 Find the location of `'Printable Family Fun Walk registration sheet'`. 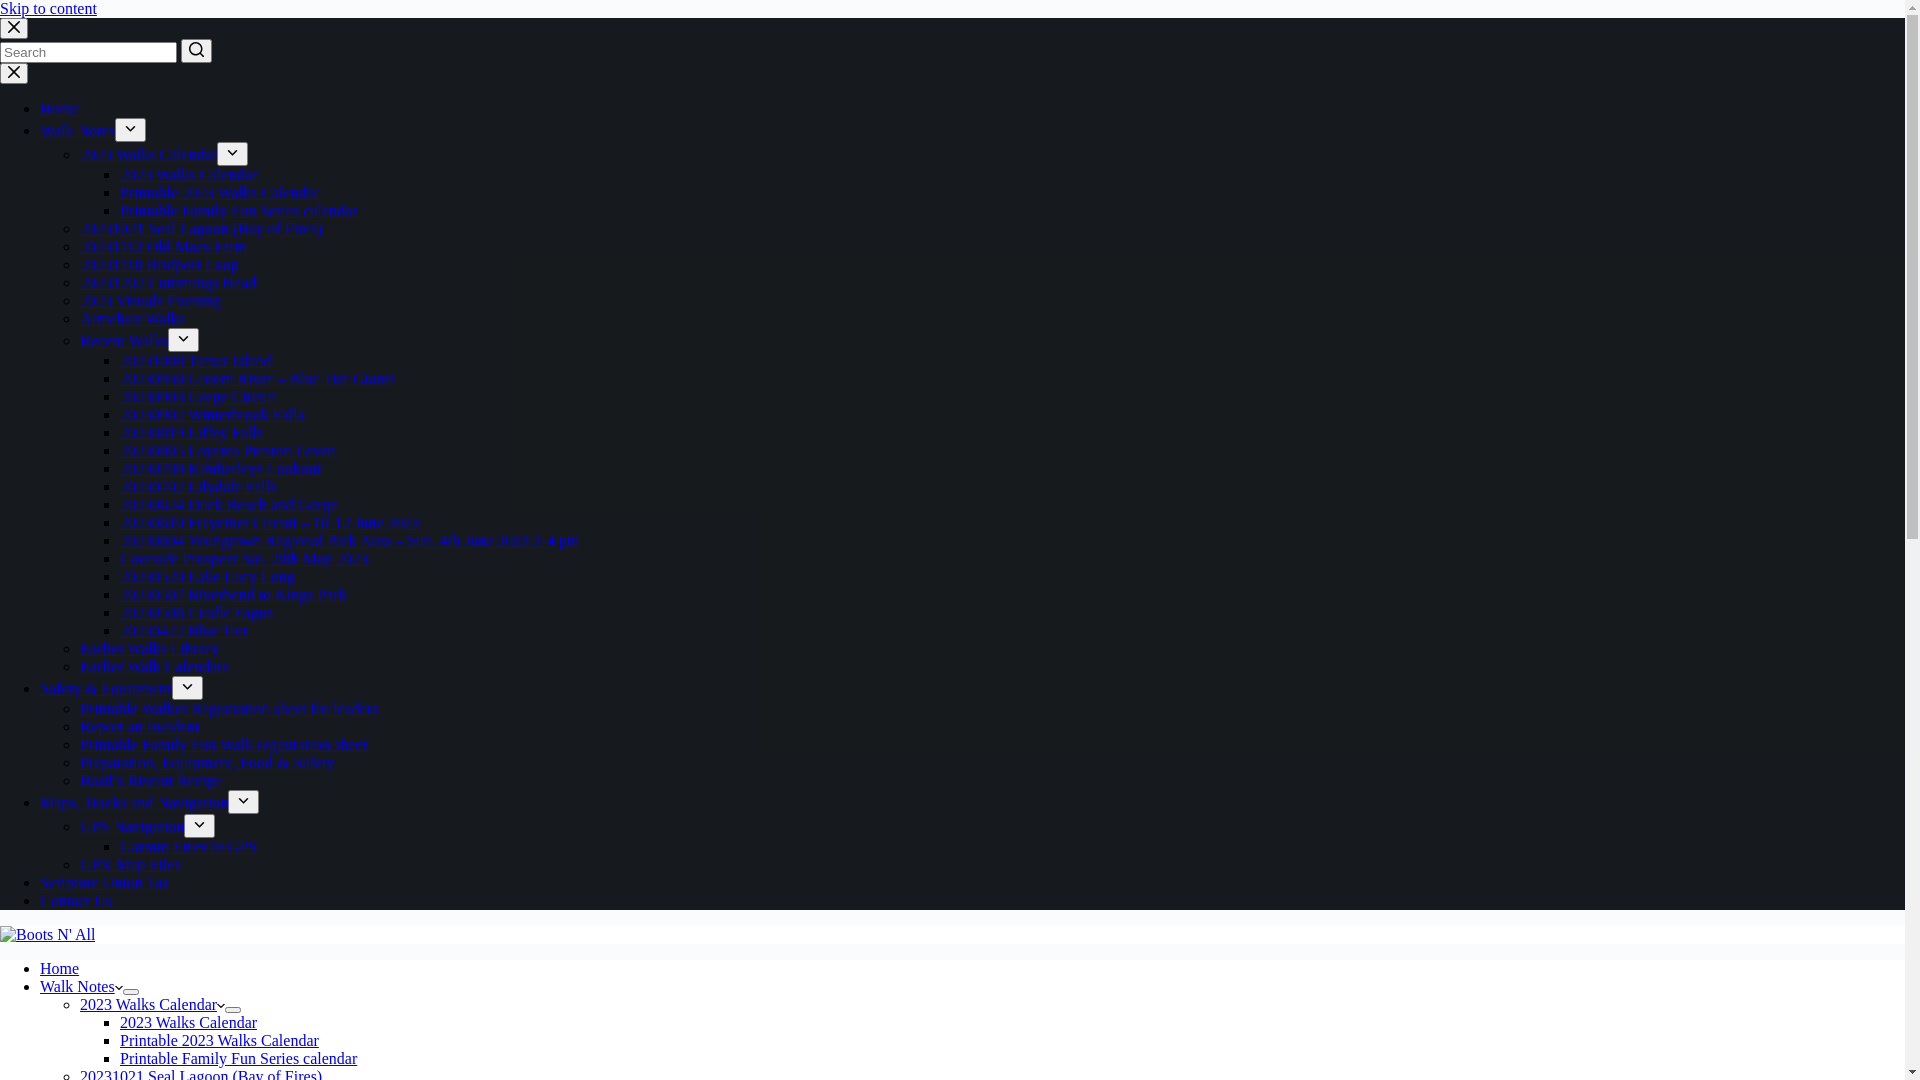

'Printable Family Fun Walk registration sheet' is located at coordinates (80, 744).